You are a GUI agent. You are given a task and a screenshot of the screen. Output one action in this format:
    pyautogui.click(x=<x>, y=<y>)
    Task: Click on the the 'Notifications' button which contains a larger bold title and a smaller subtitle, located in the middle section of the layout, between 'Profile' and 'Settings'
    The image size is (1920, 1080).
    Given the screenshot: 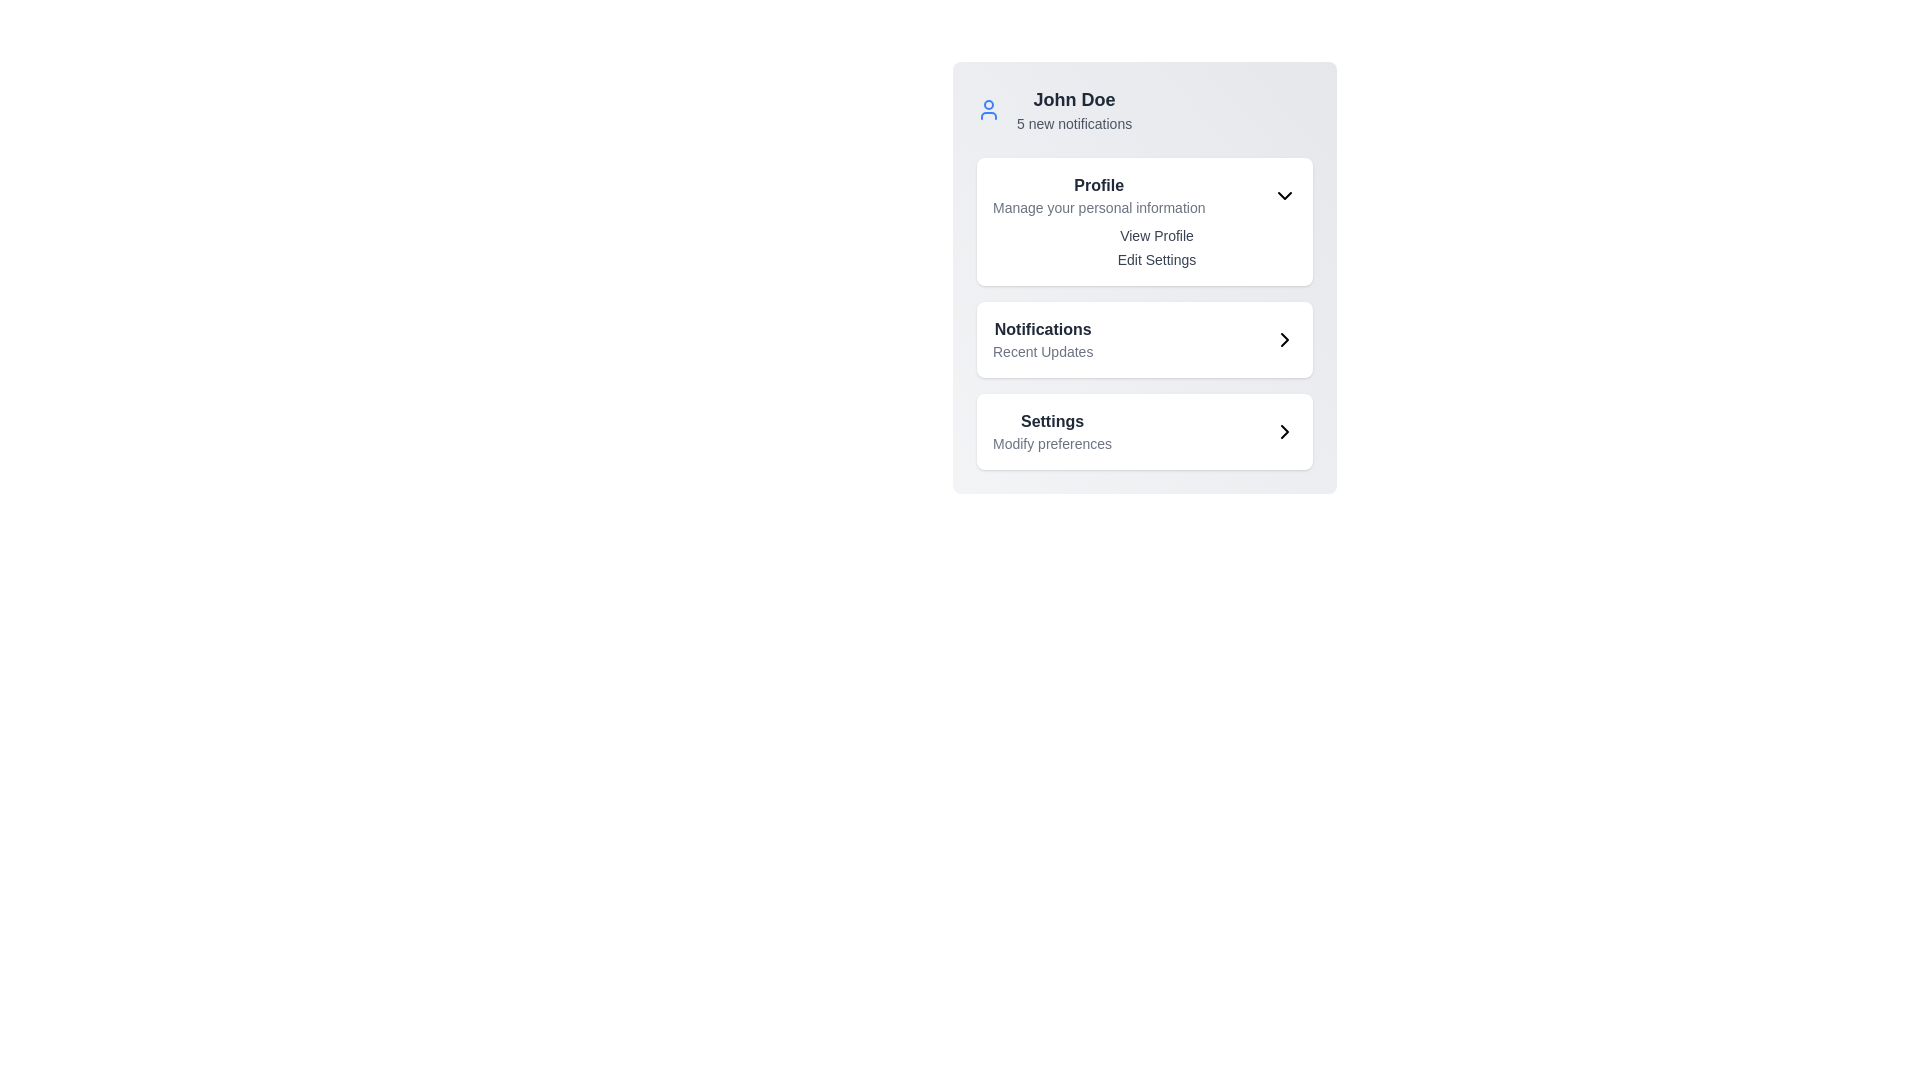 What is the action you would take?
    pyautogui.click(x=1145, y=338)
    